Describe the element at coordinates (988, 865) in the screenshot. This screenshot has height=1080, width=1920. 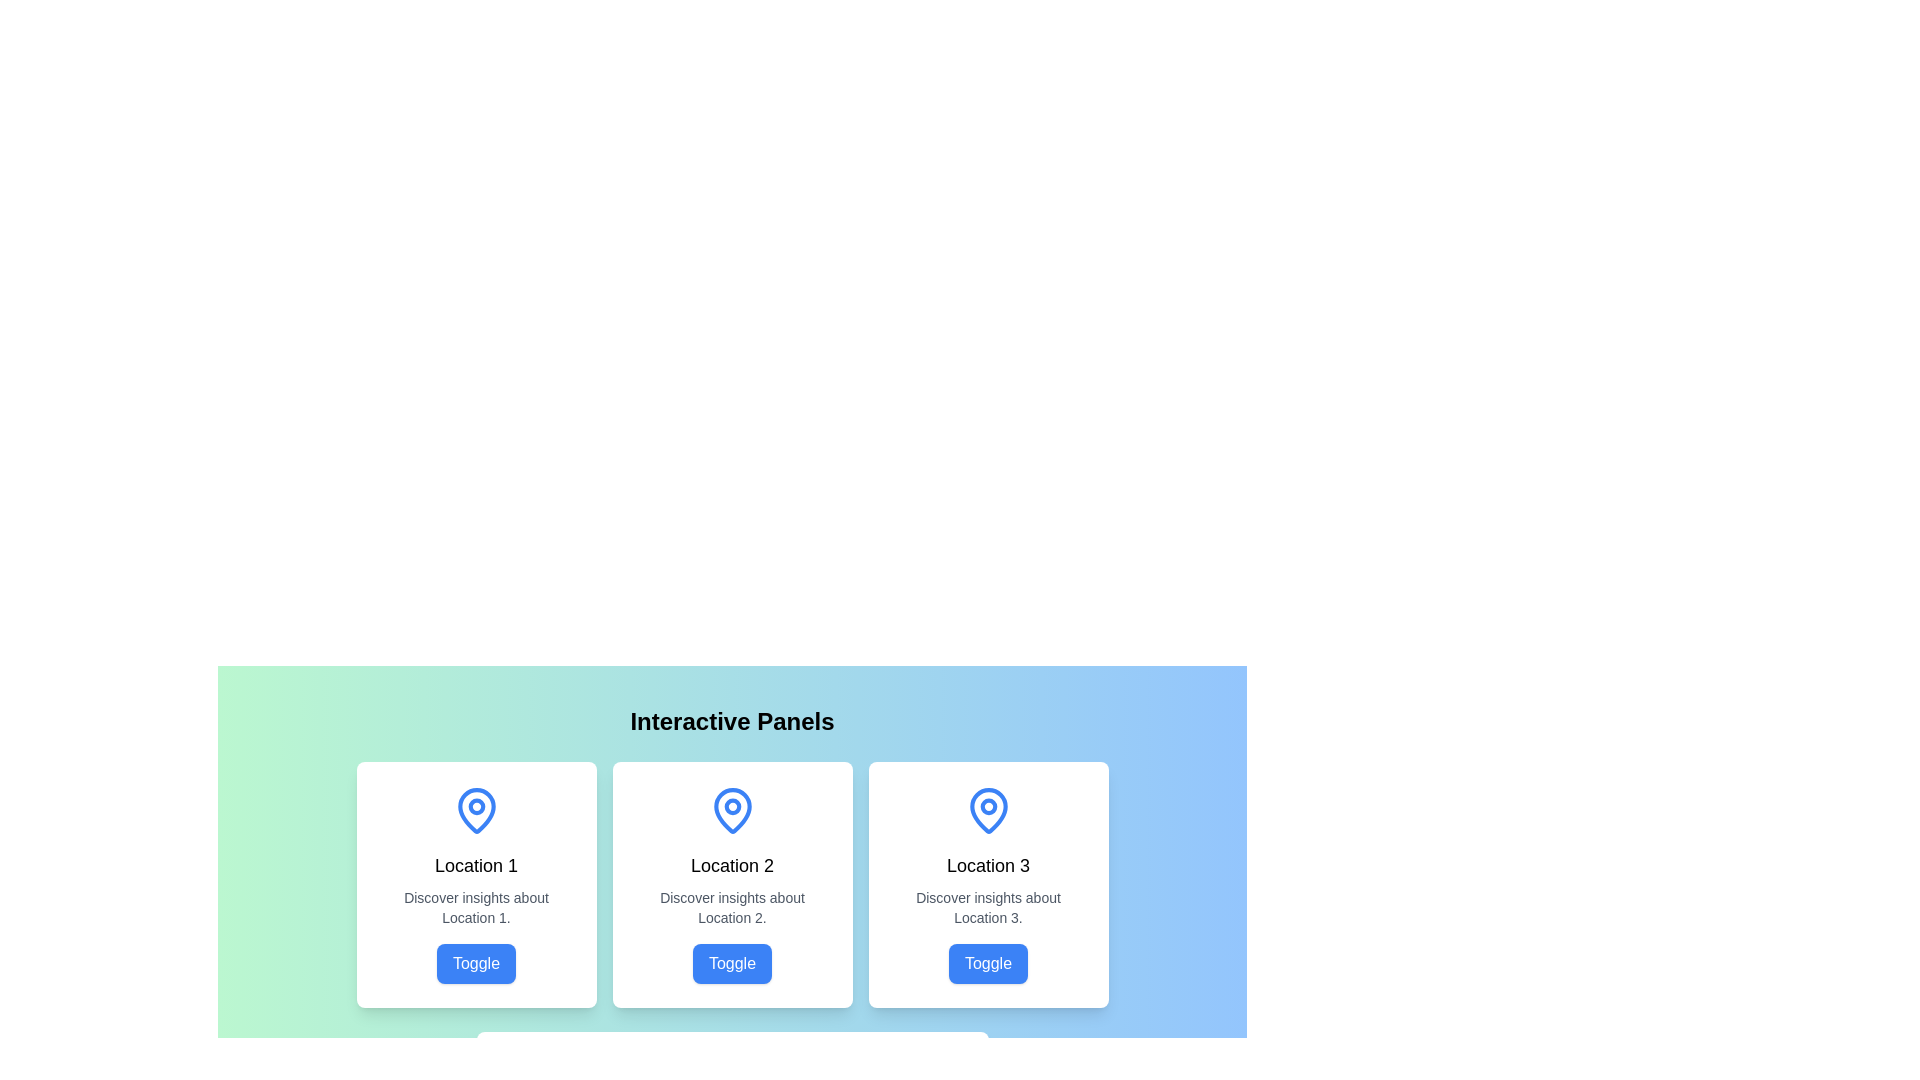
I see `the text element displaying 'Location 3', which is a bold title positioned below an icon and above descriptive text` at that location.